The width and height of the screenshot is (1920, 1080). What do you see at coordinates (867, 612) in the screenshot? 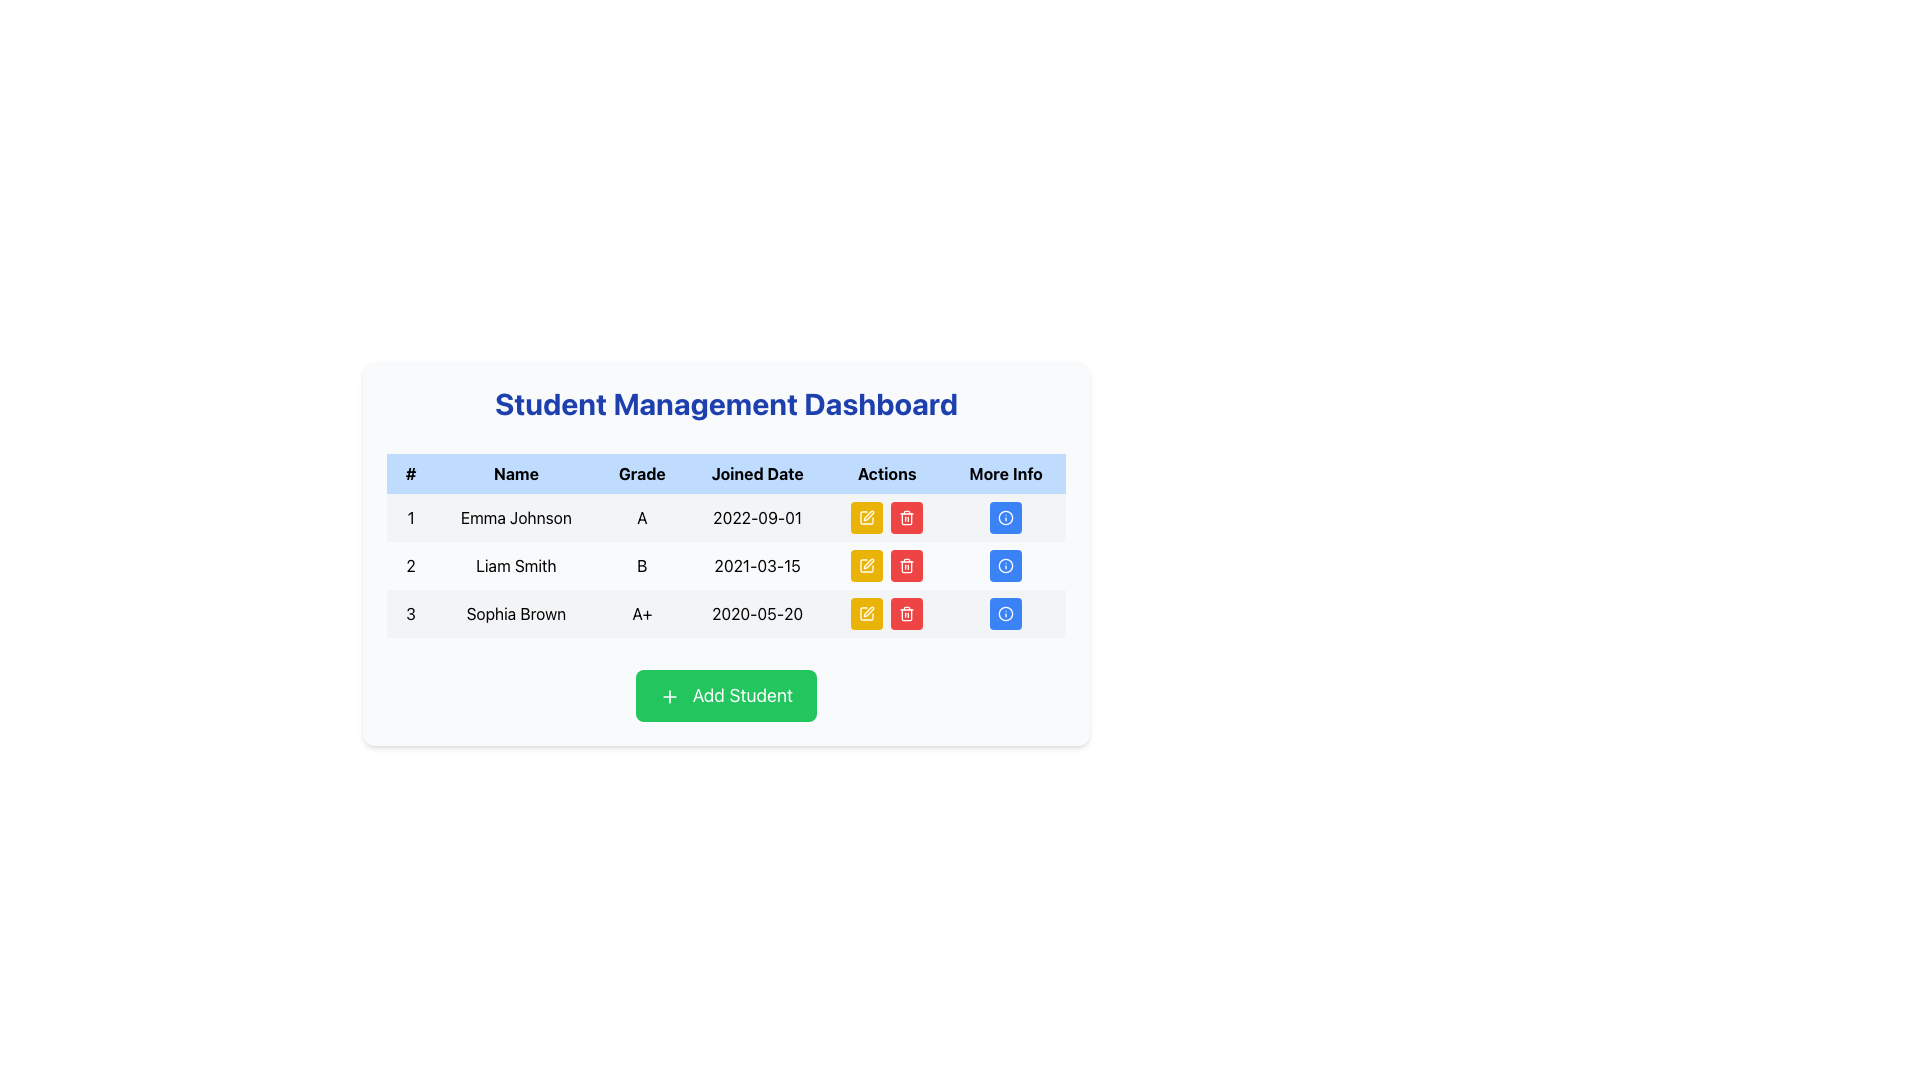
I see `the 'Edit' button located in the 'Actions' column of the second row of the table to modify the details of the corresponding row` at bounding box center [867, 612].